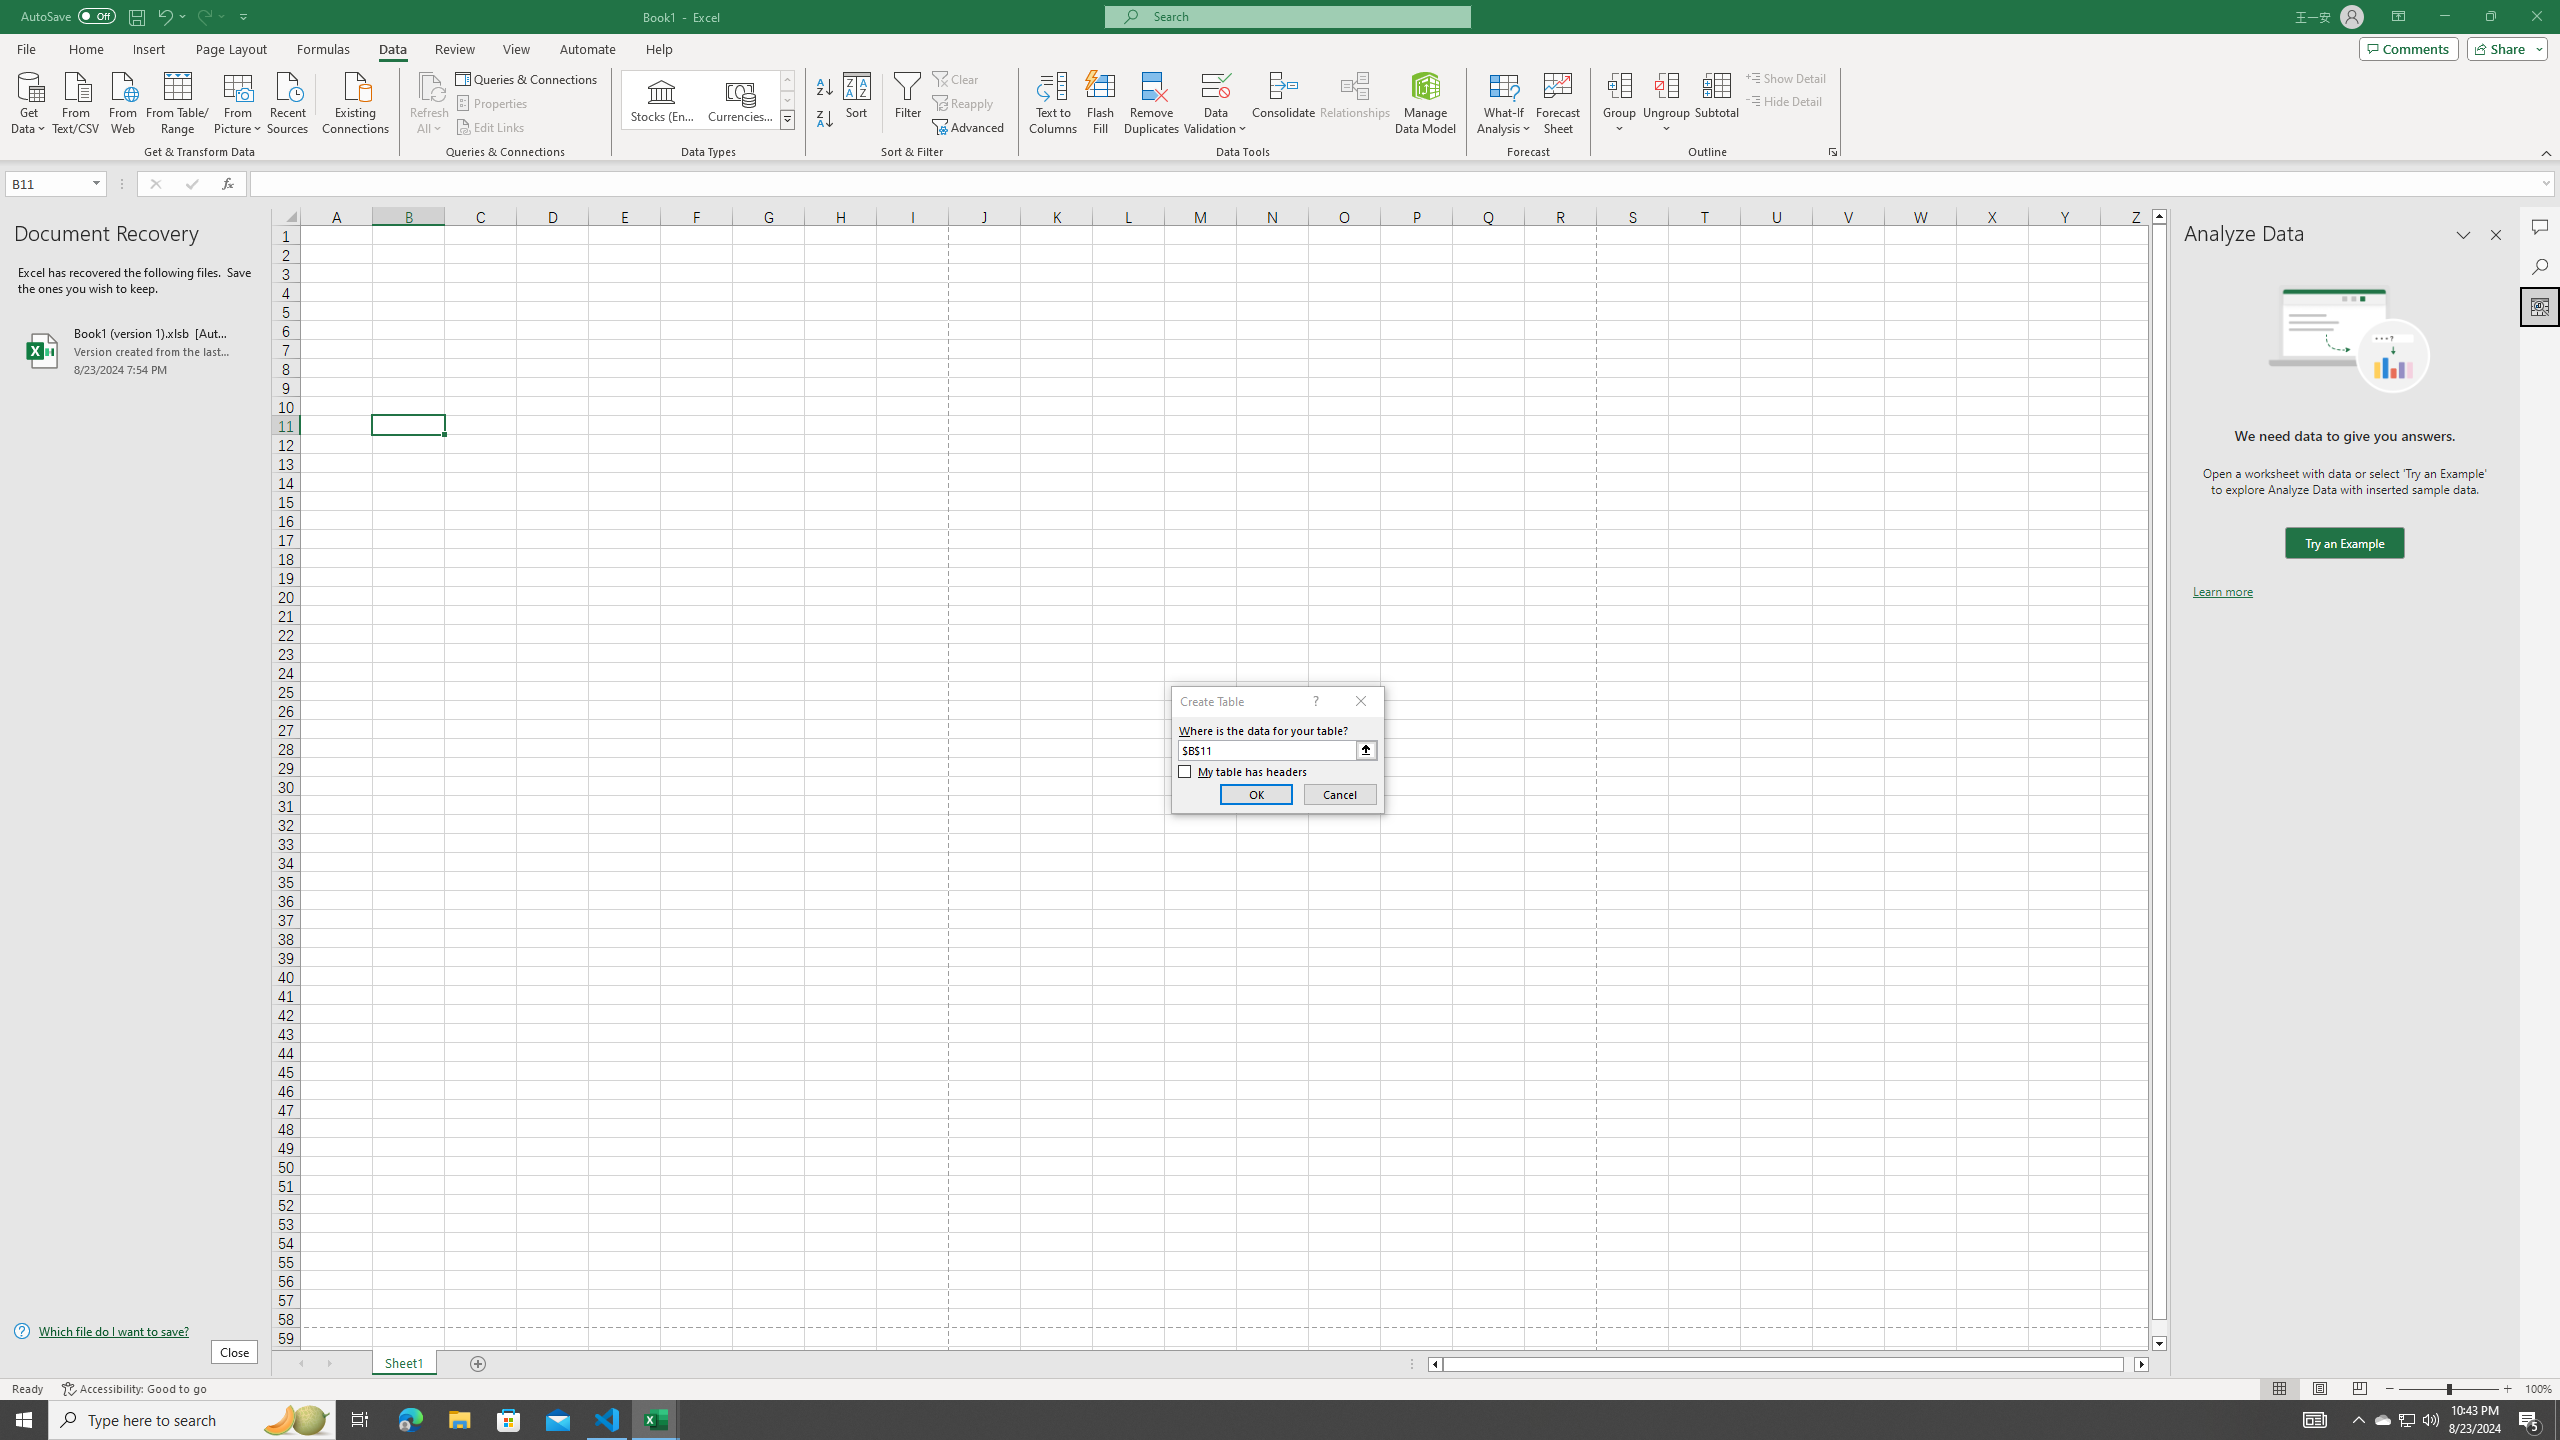 Image resolution: width=2560 pixels, height=1440 pixels. What do you see at coordinates (957, 78) in the screenshot?
I see `'Clear'` at bounding box center [957, 78].